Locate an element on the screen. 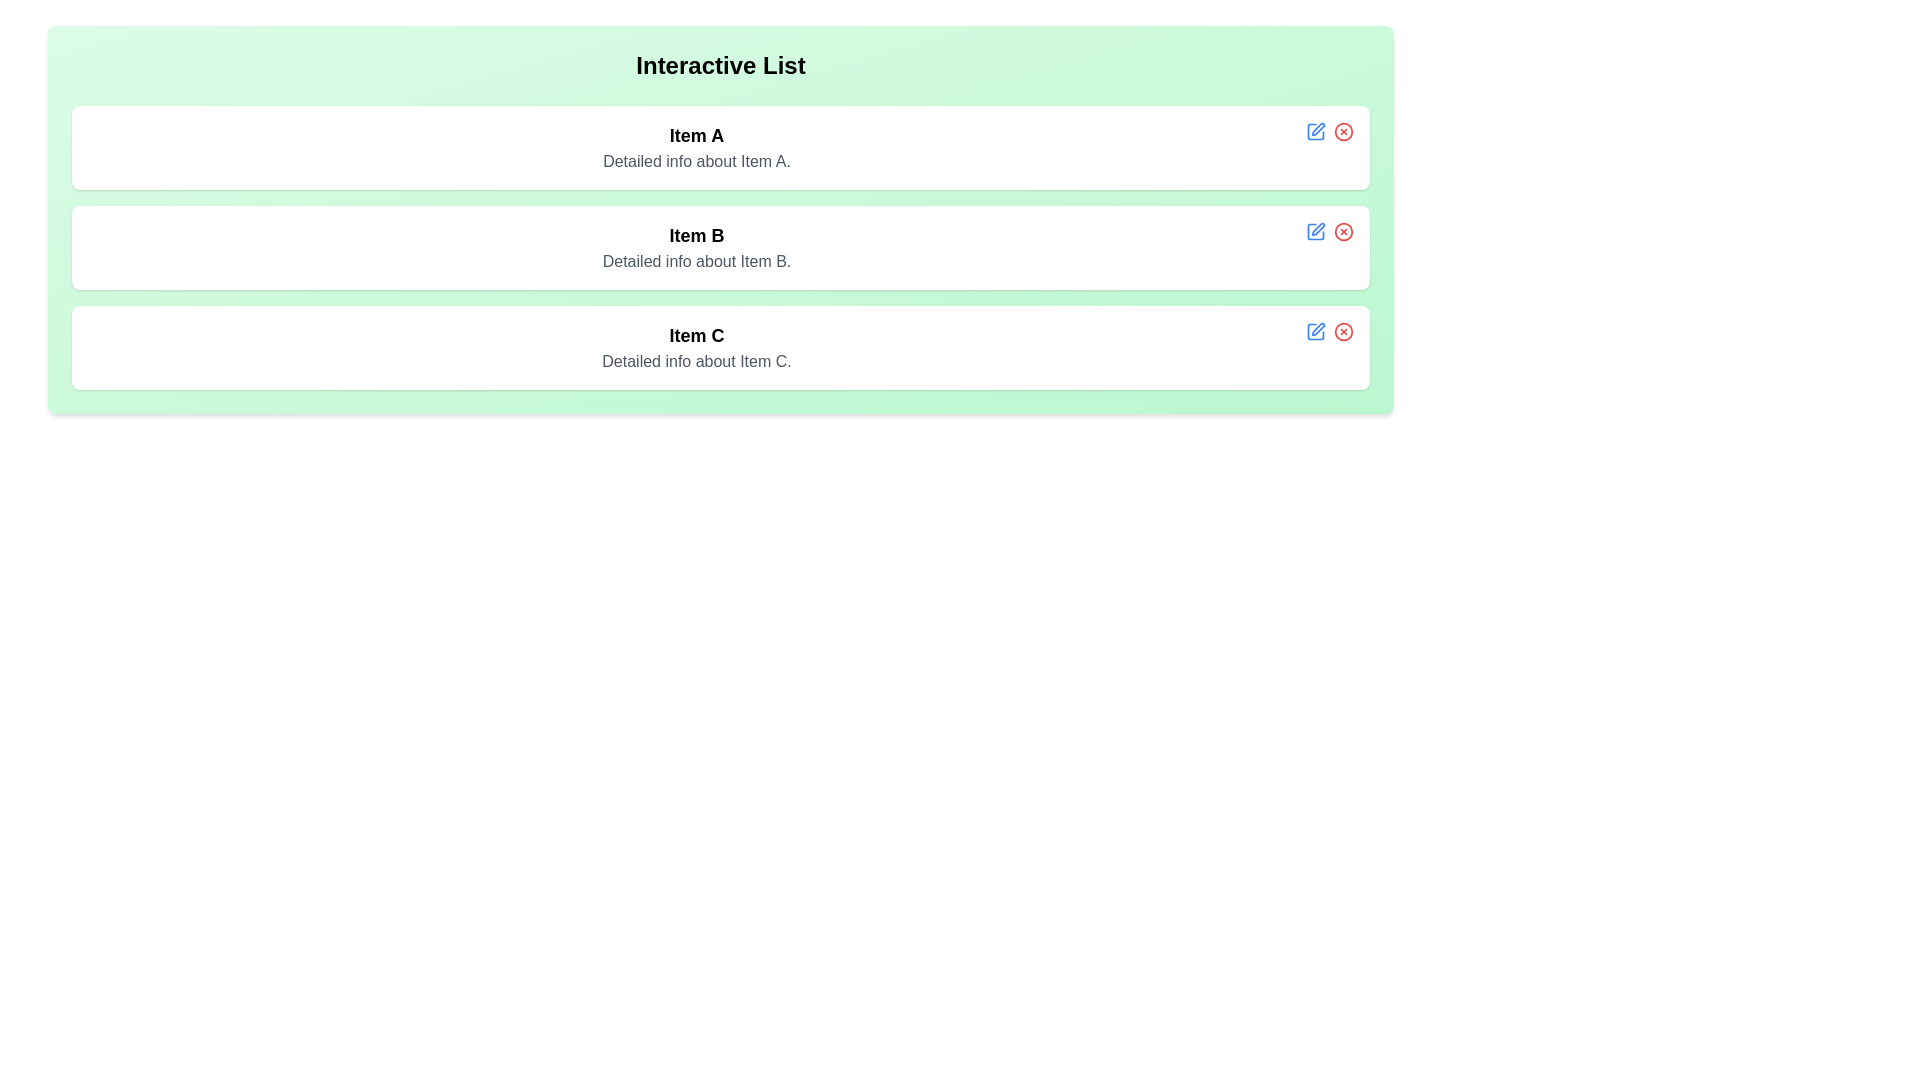 The image size is (1920, 1080). the title of the first list item labeled 'Item A' in the interactive list is located at coordinates (696, 146).